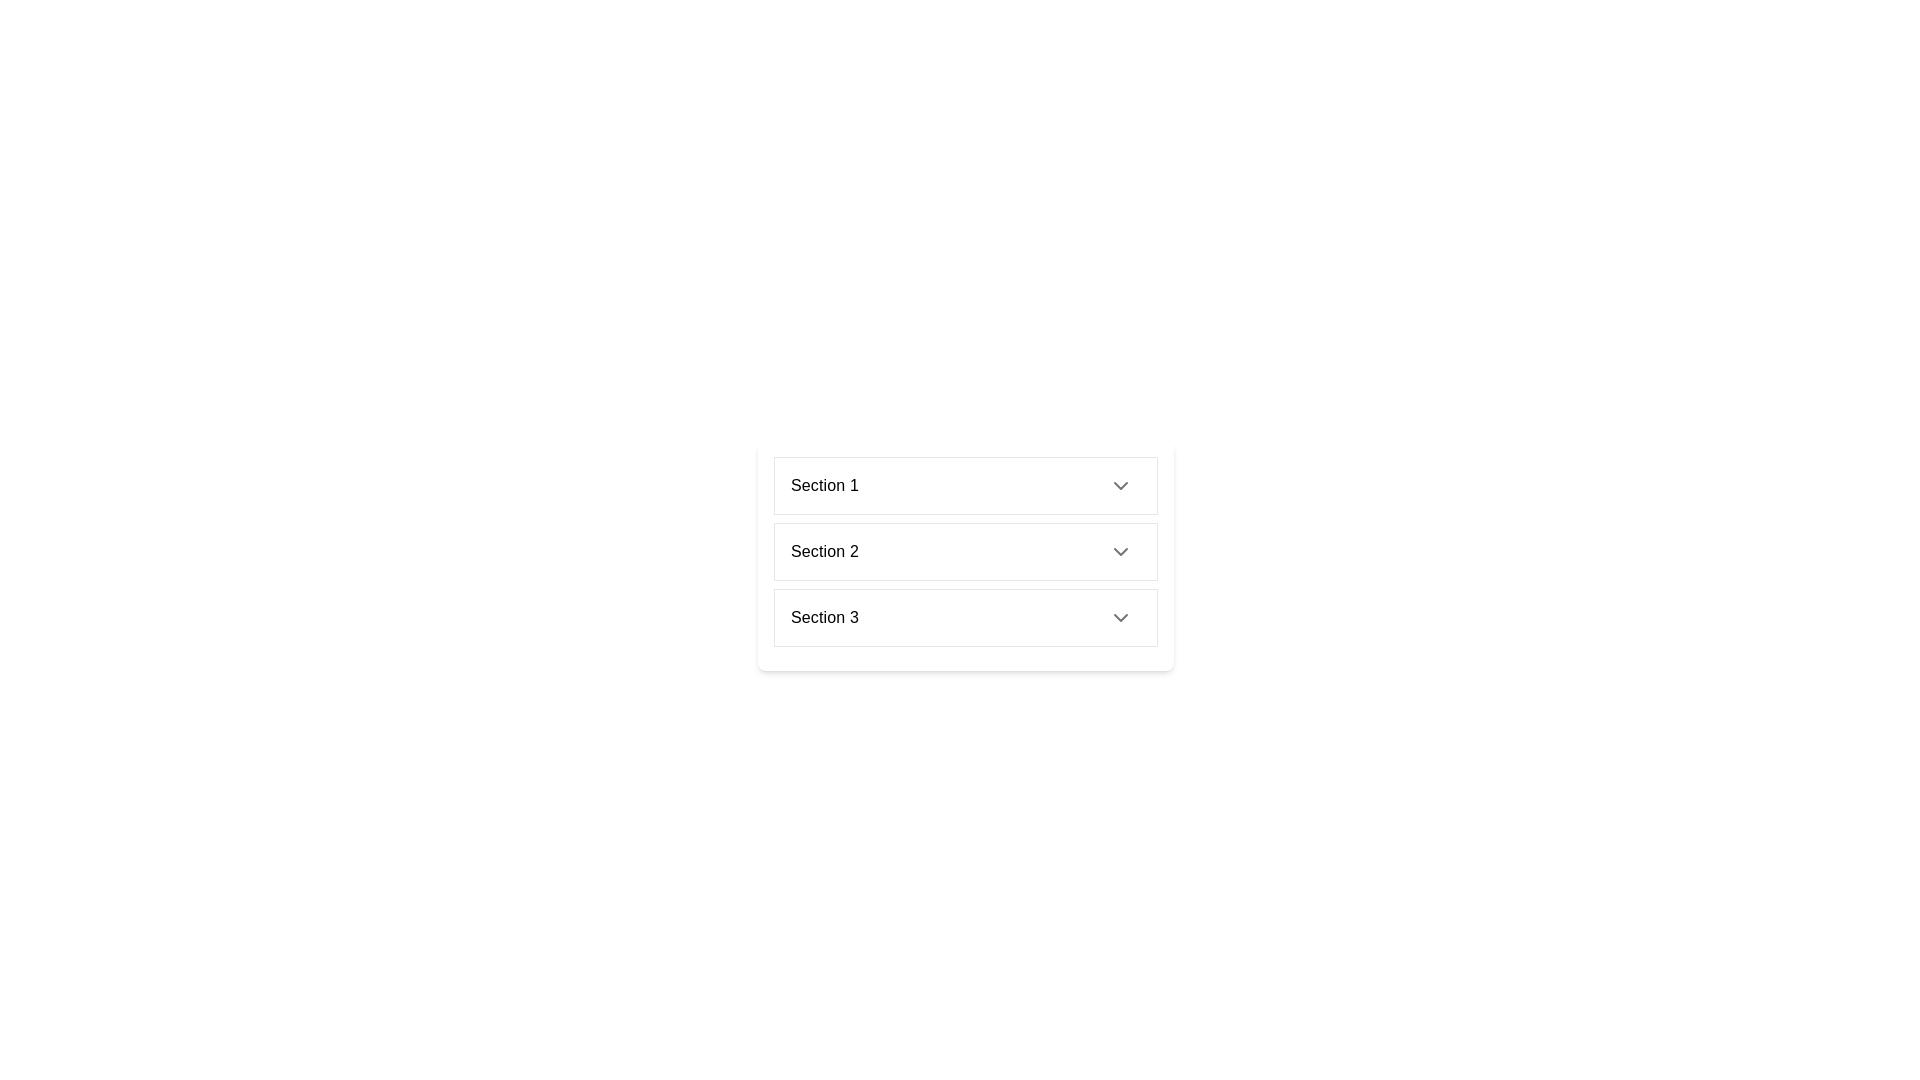 This screenshot has width=1920, height=1080. Describe the element at coordinates (1121, 616) in the screenshot. I see `the button with an icon that expands or collapses additional content related to the 'Section 3' label` at that location.